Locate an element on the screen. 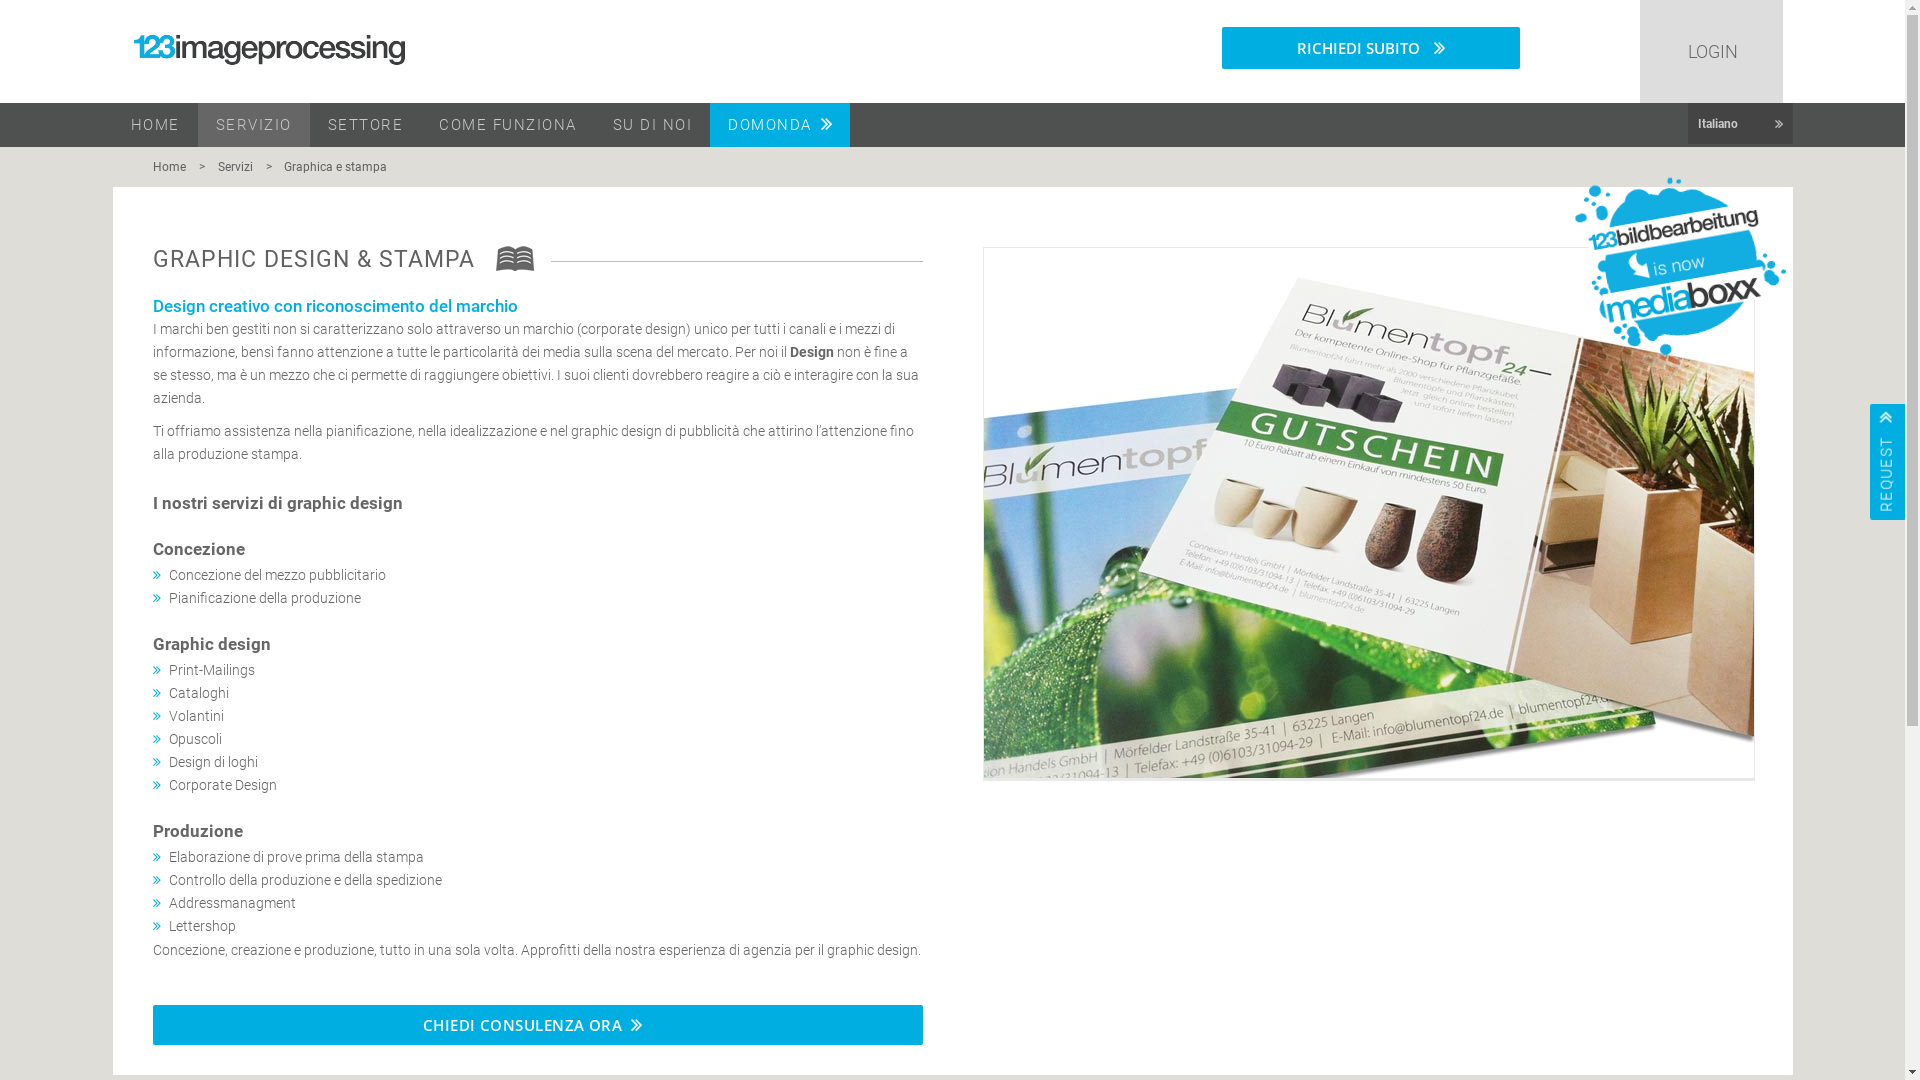 Image resolution: width=1920 pixels, height=1080 pixels. ' LOGIN' is located at coordinates (1709, 50).